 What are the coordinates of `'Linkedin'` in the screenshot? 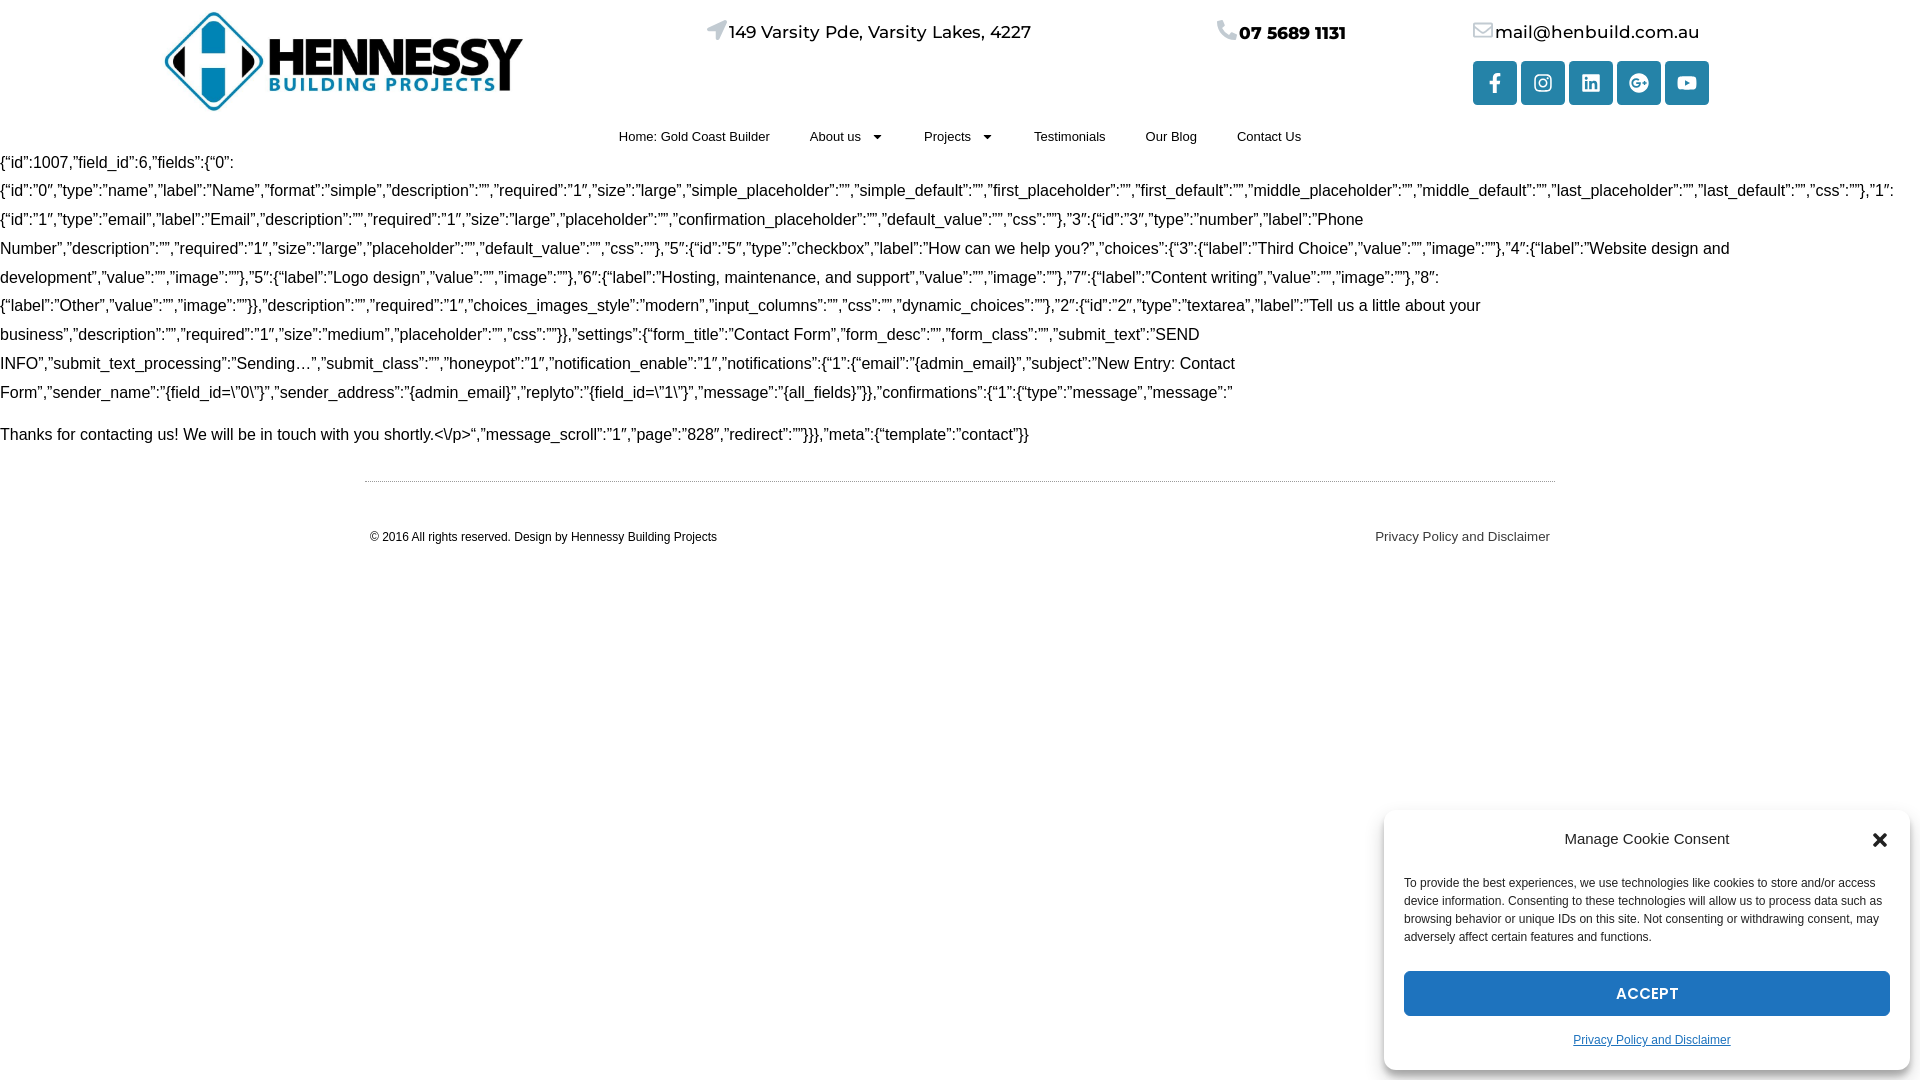 It's located at (1568, 80).